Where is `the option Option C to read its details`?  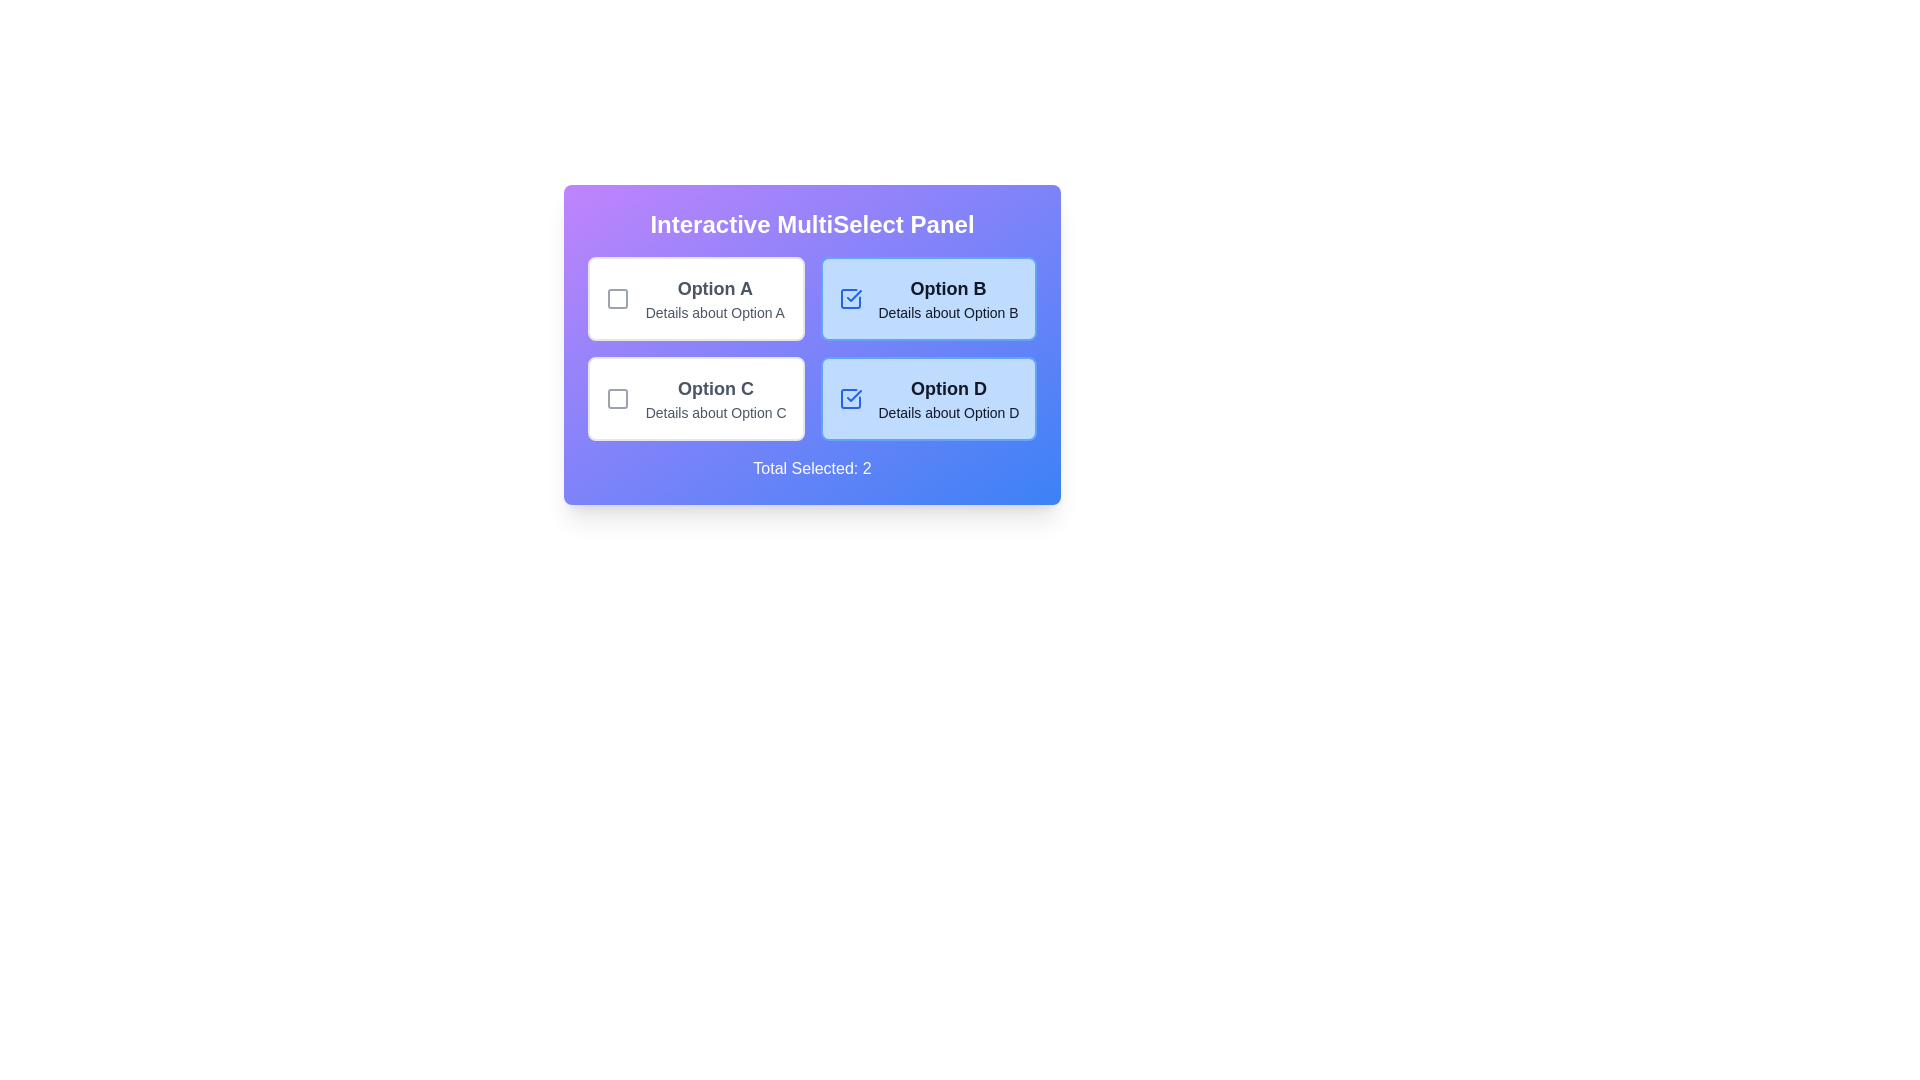
the option Option C to read its details is located at coordinates (696, 398).